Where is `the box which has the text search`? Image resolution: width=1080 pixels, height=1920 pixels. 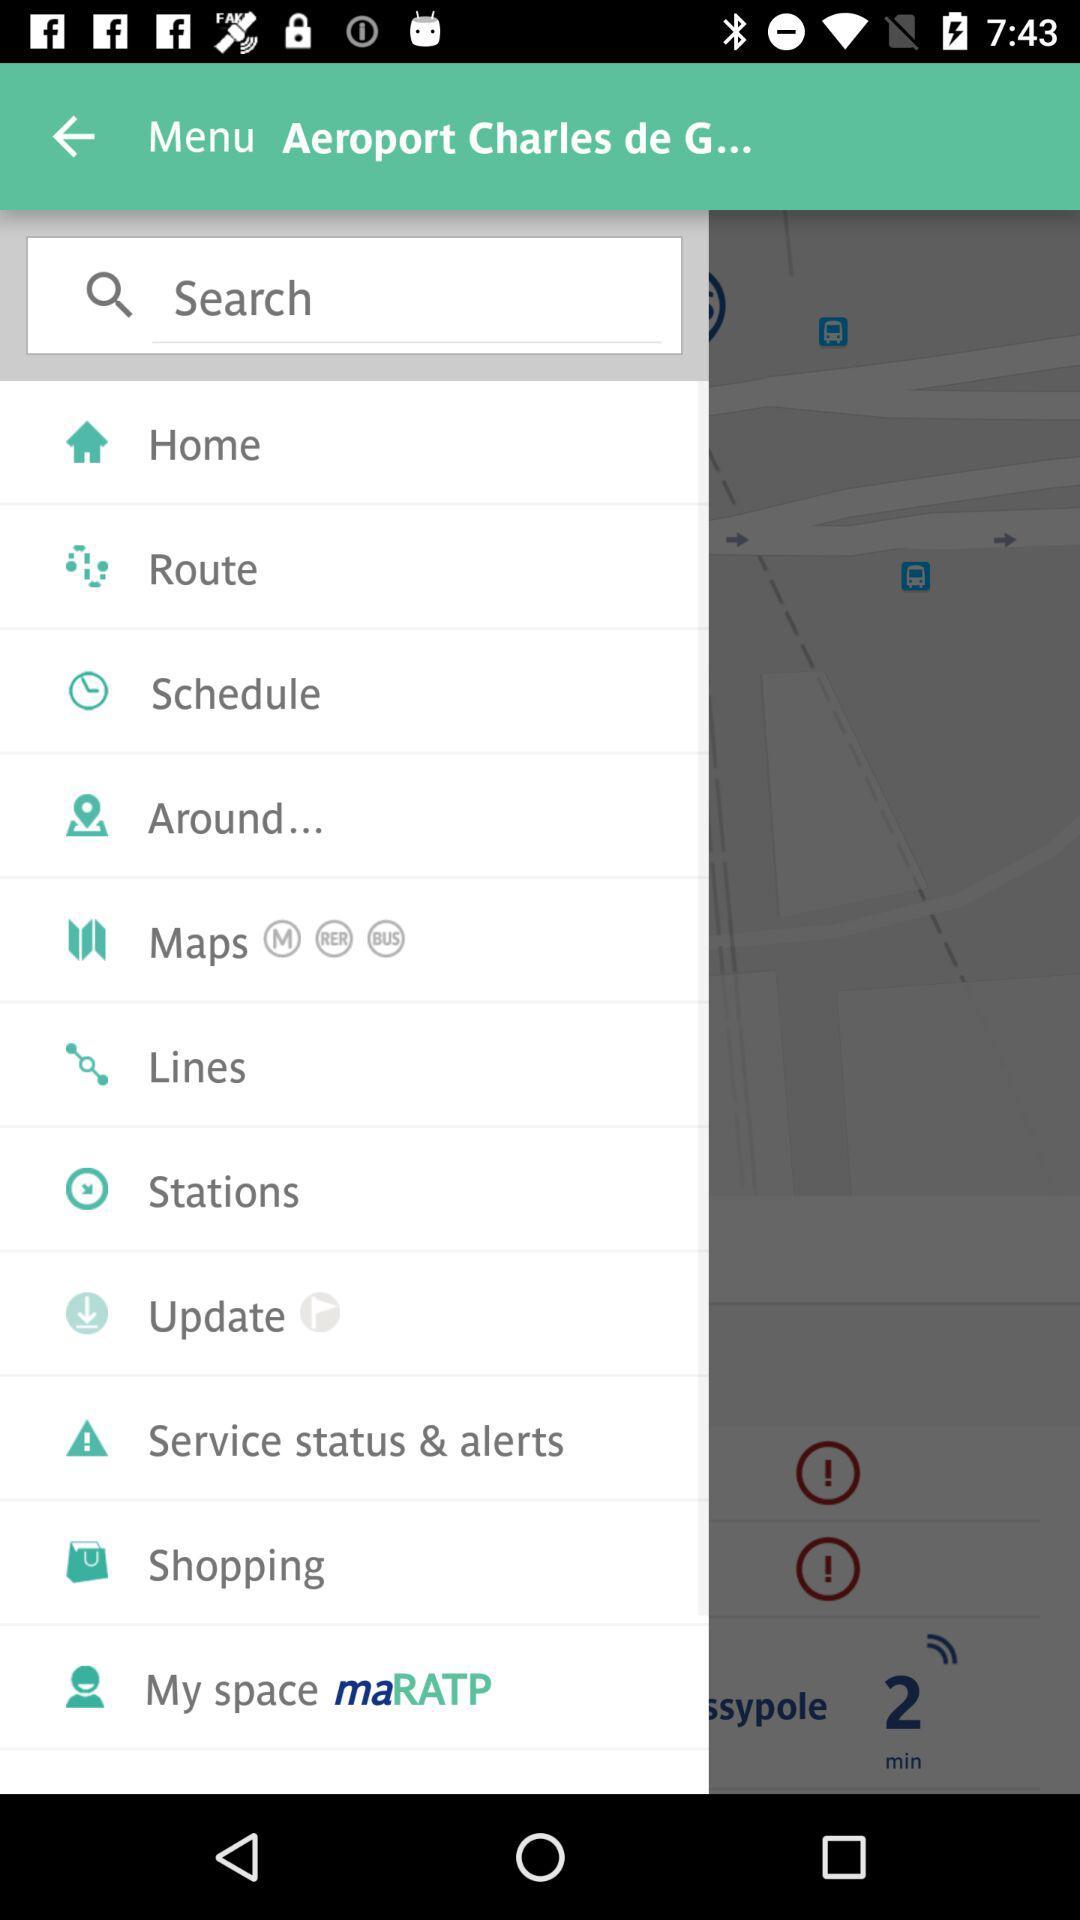
the box which has the text search is located at coordinates (406, 292).